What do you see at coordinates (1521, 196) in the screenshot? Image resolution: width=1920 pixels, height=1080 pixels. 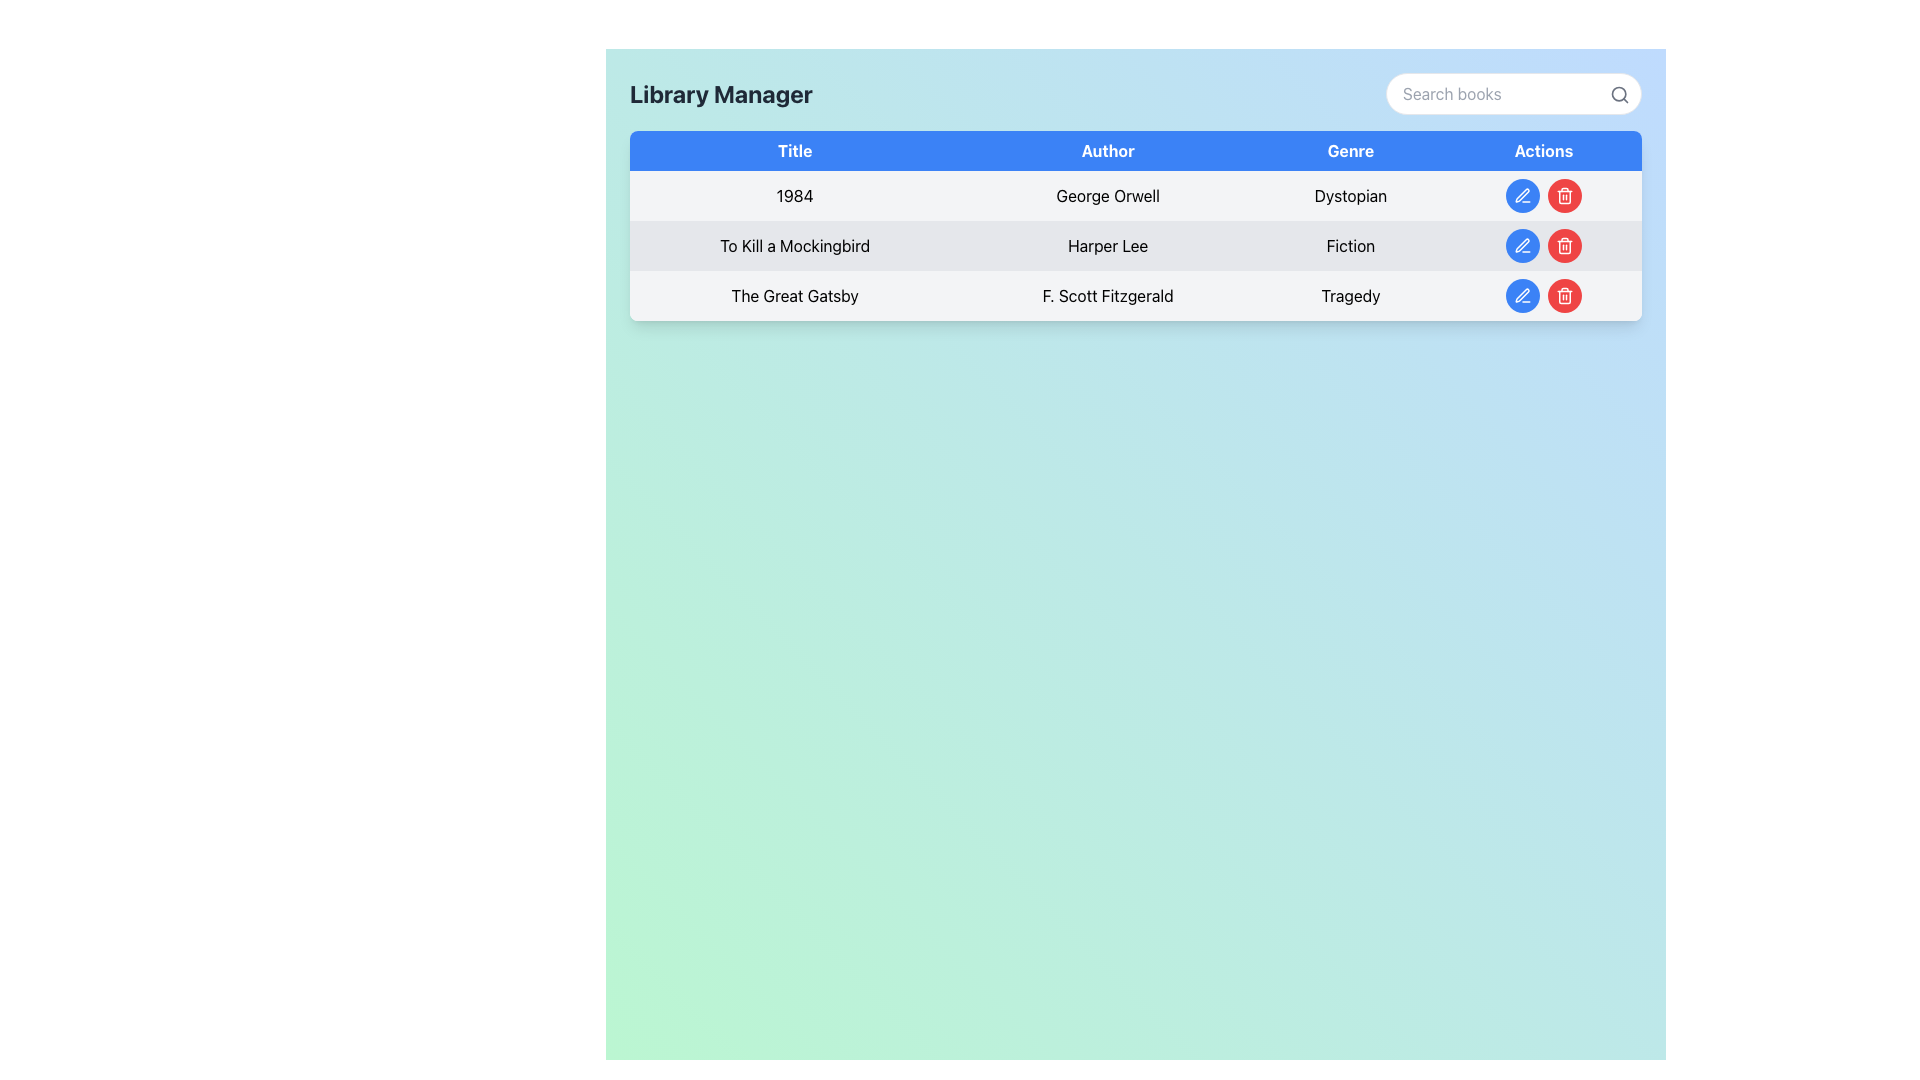 I see `the first icon in the 'Actions' column for the row corresponding to the book '1984'` at bounding box center [1521, 196].